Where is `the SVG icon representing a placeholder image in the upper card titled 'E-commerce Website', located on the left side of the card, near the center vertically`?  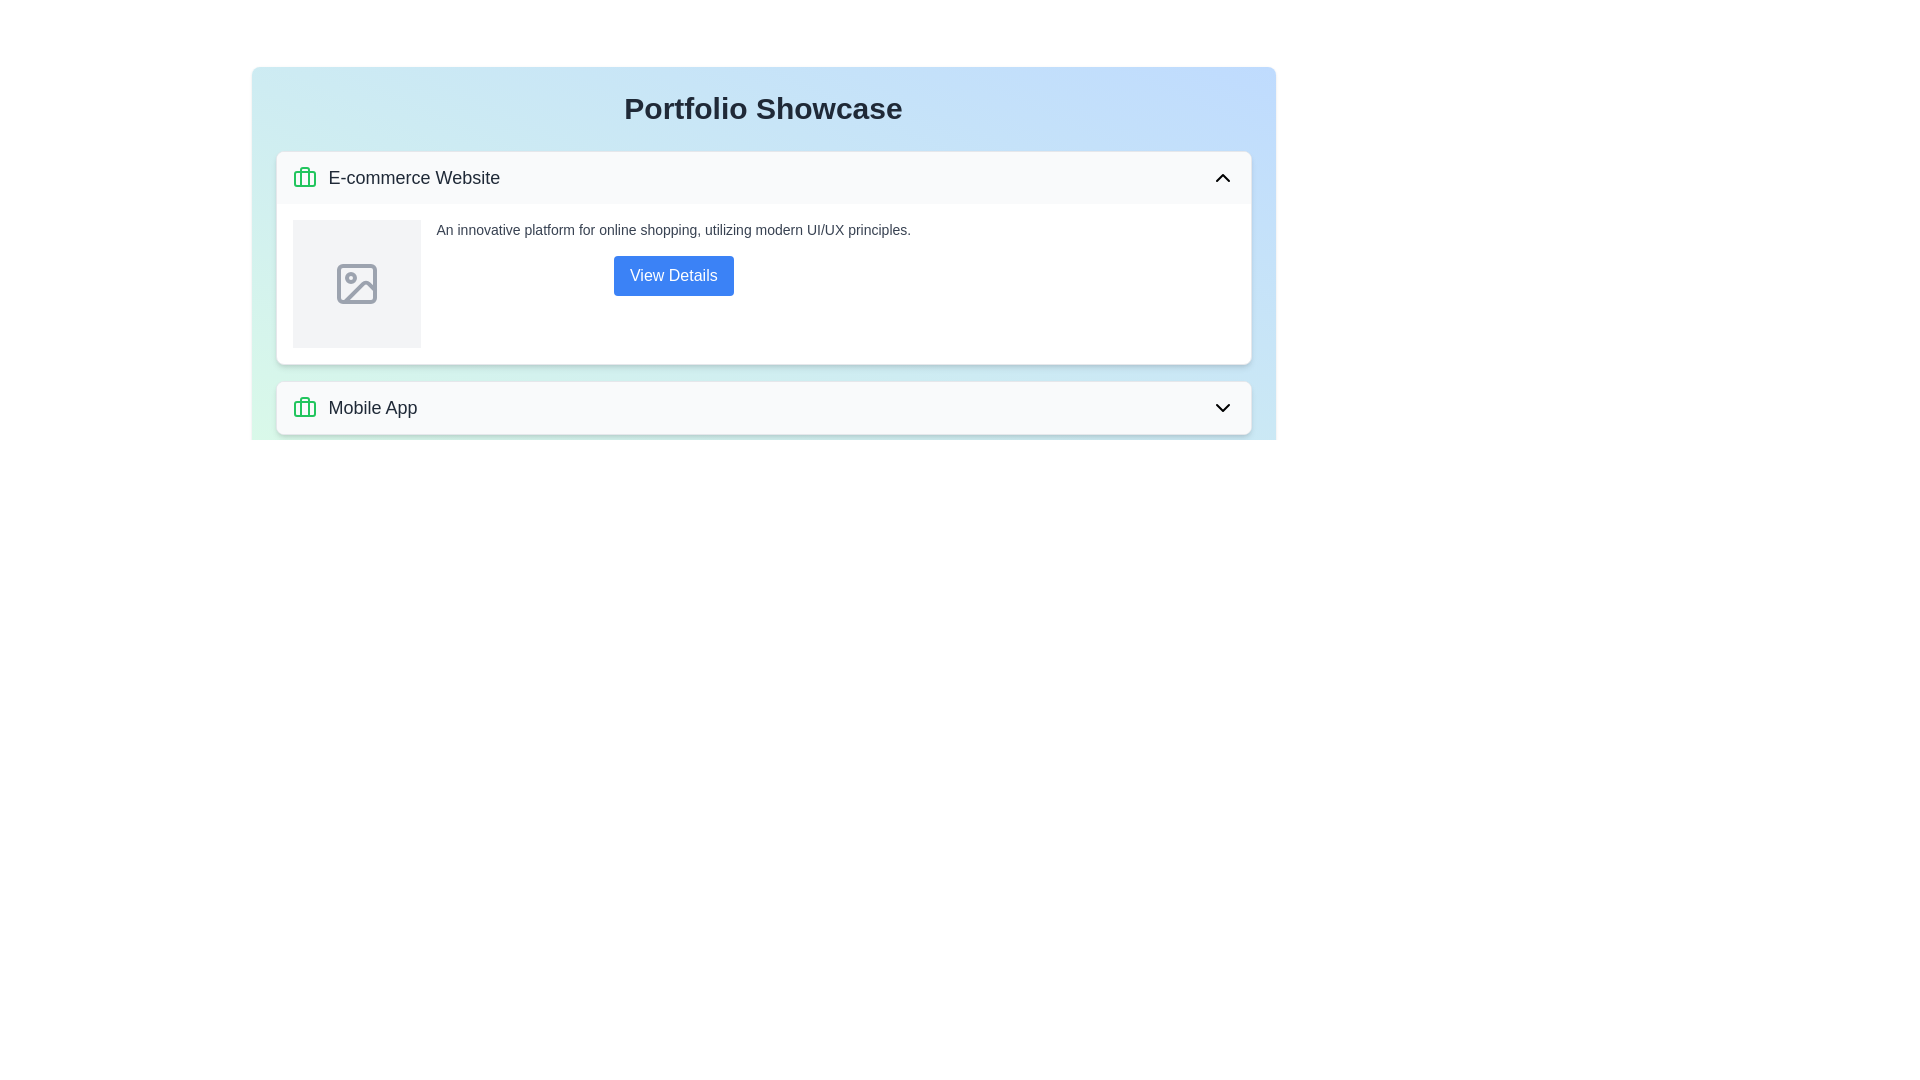
the SVG icon representing a placeholder image in the upper card titled 'E-commerce Website', located on the left side of the card, near the center vertically is located at coordinates (356, 284).